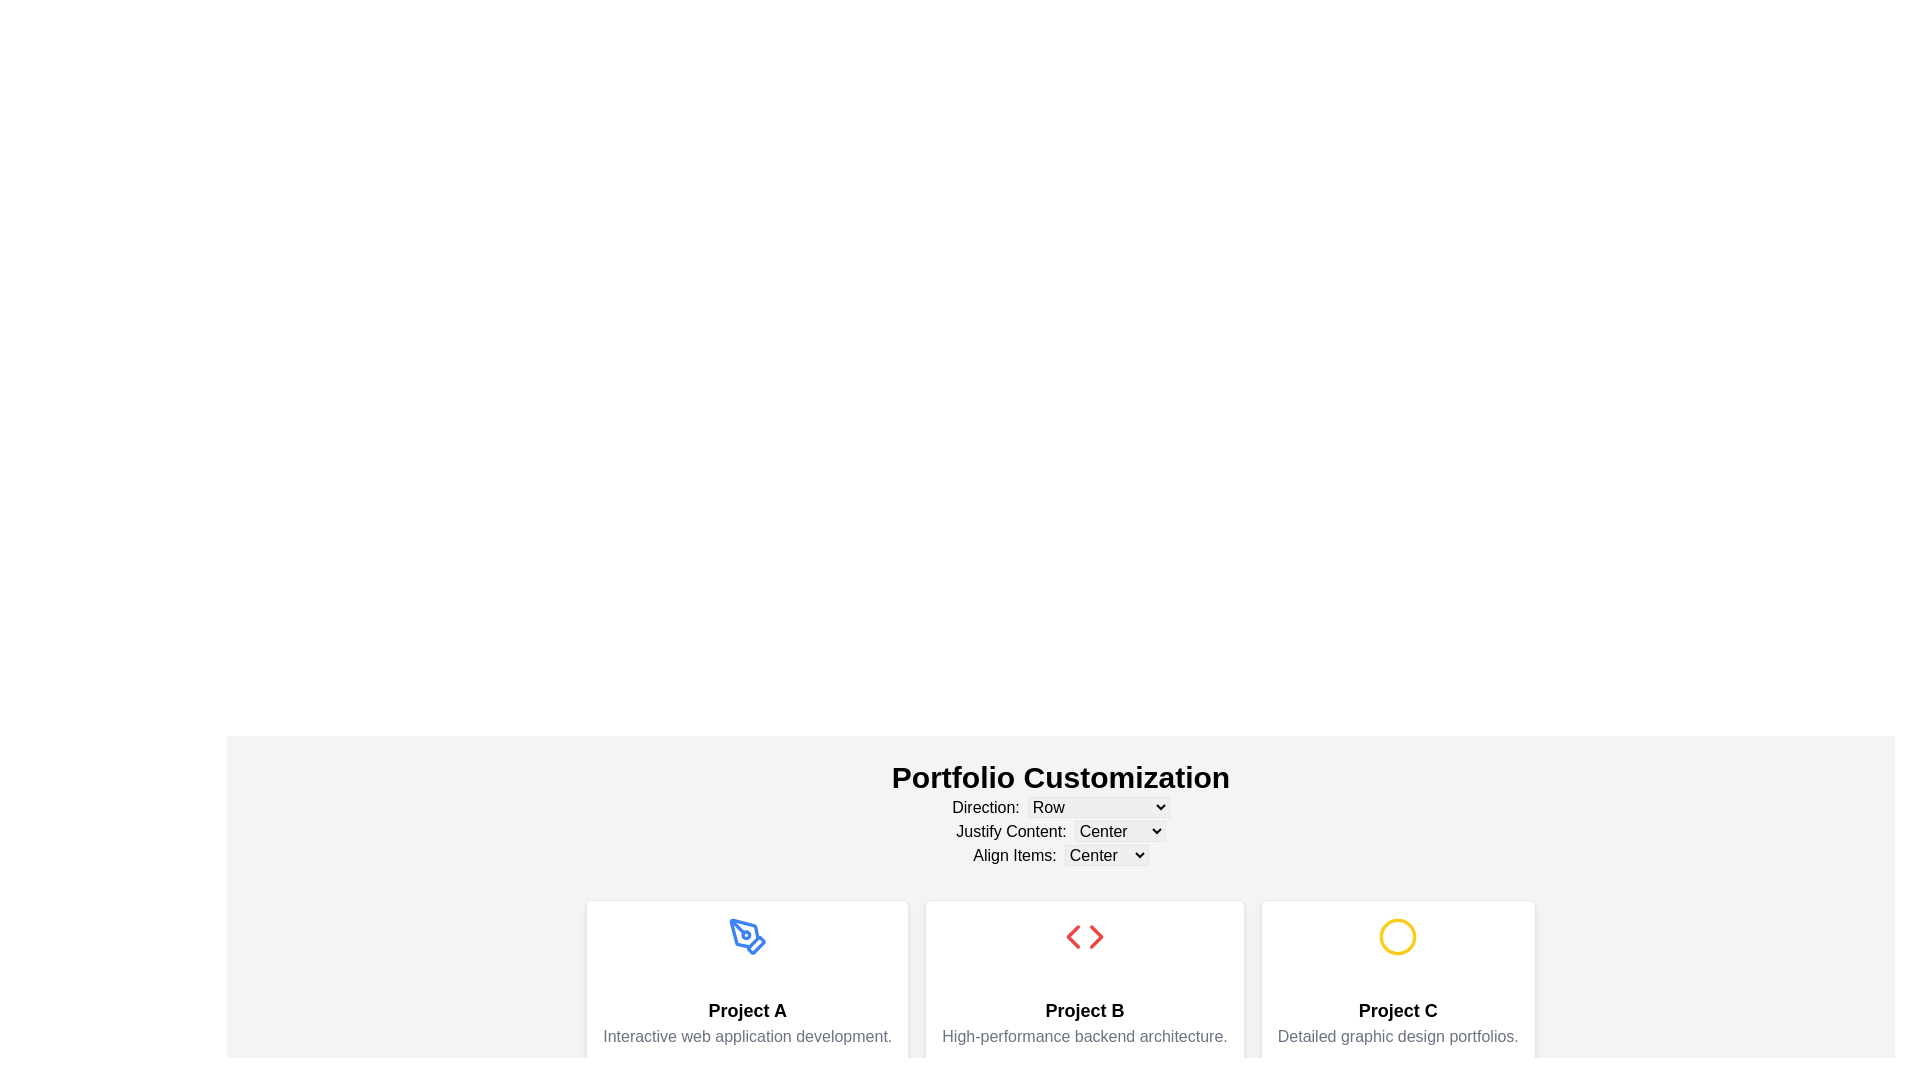  What do you see at coordinates (1397, 937) in the screenshot?
I see `the circular yellow decorative icon representing the 'Project C' section located in the last column of a three-column layout` at bounding box center [1397, 937].